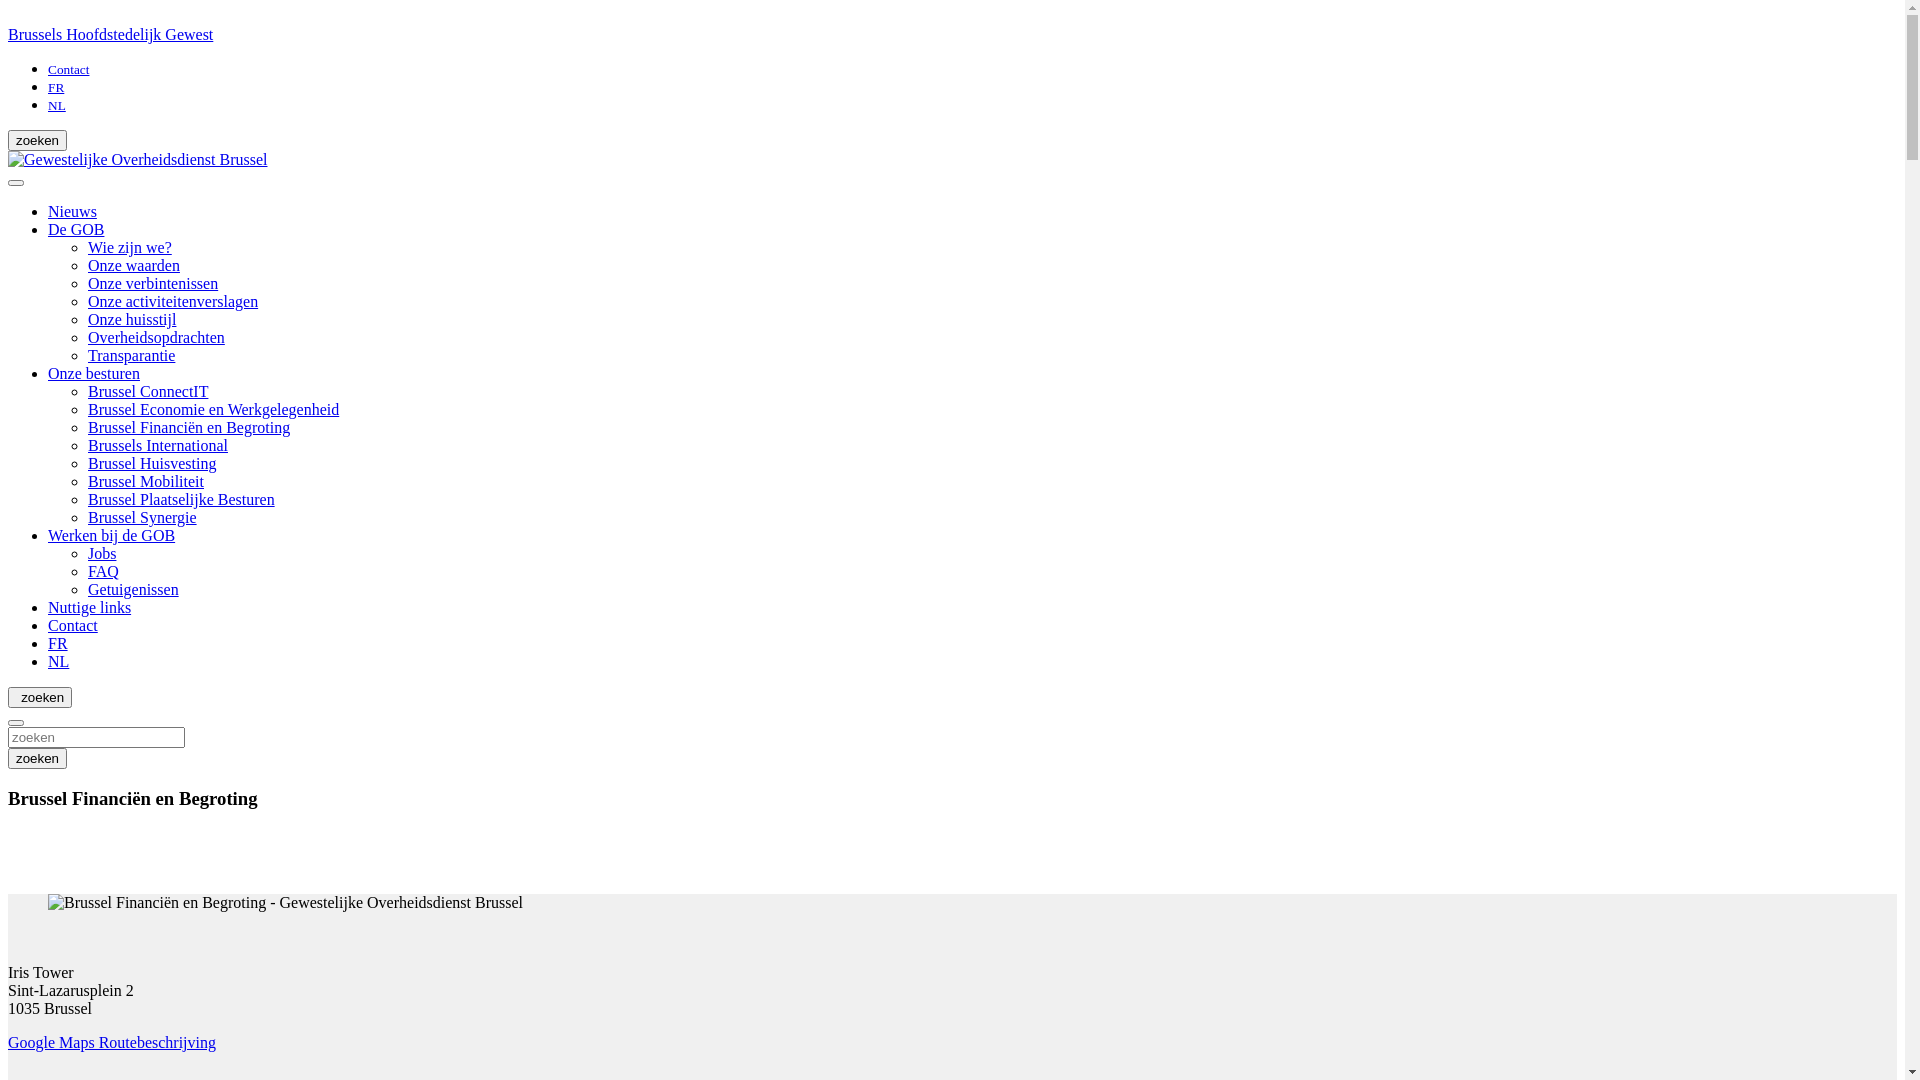 This screenshot has height=1080, width=1920. Describe the element at coordinates (56, 85) in the screenshot. I see `'FR'` at that location.